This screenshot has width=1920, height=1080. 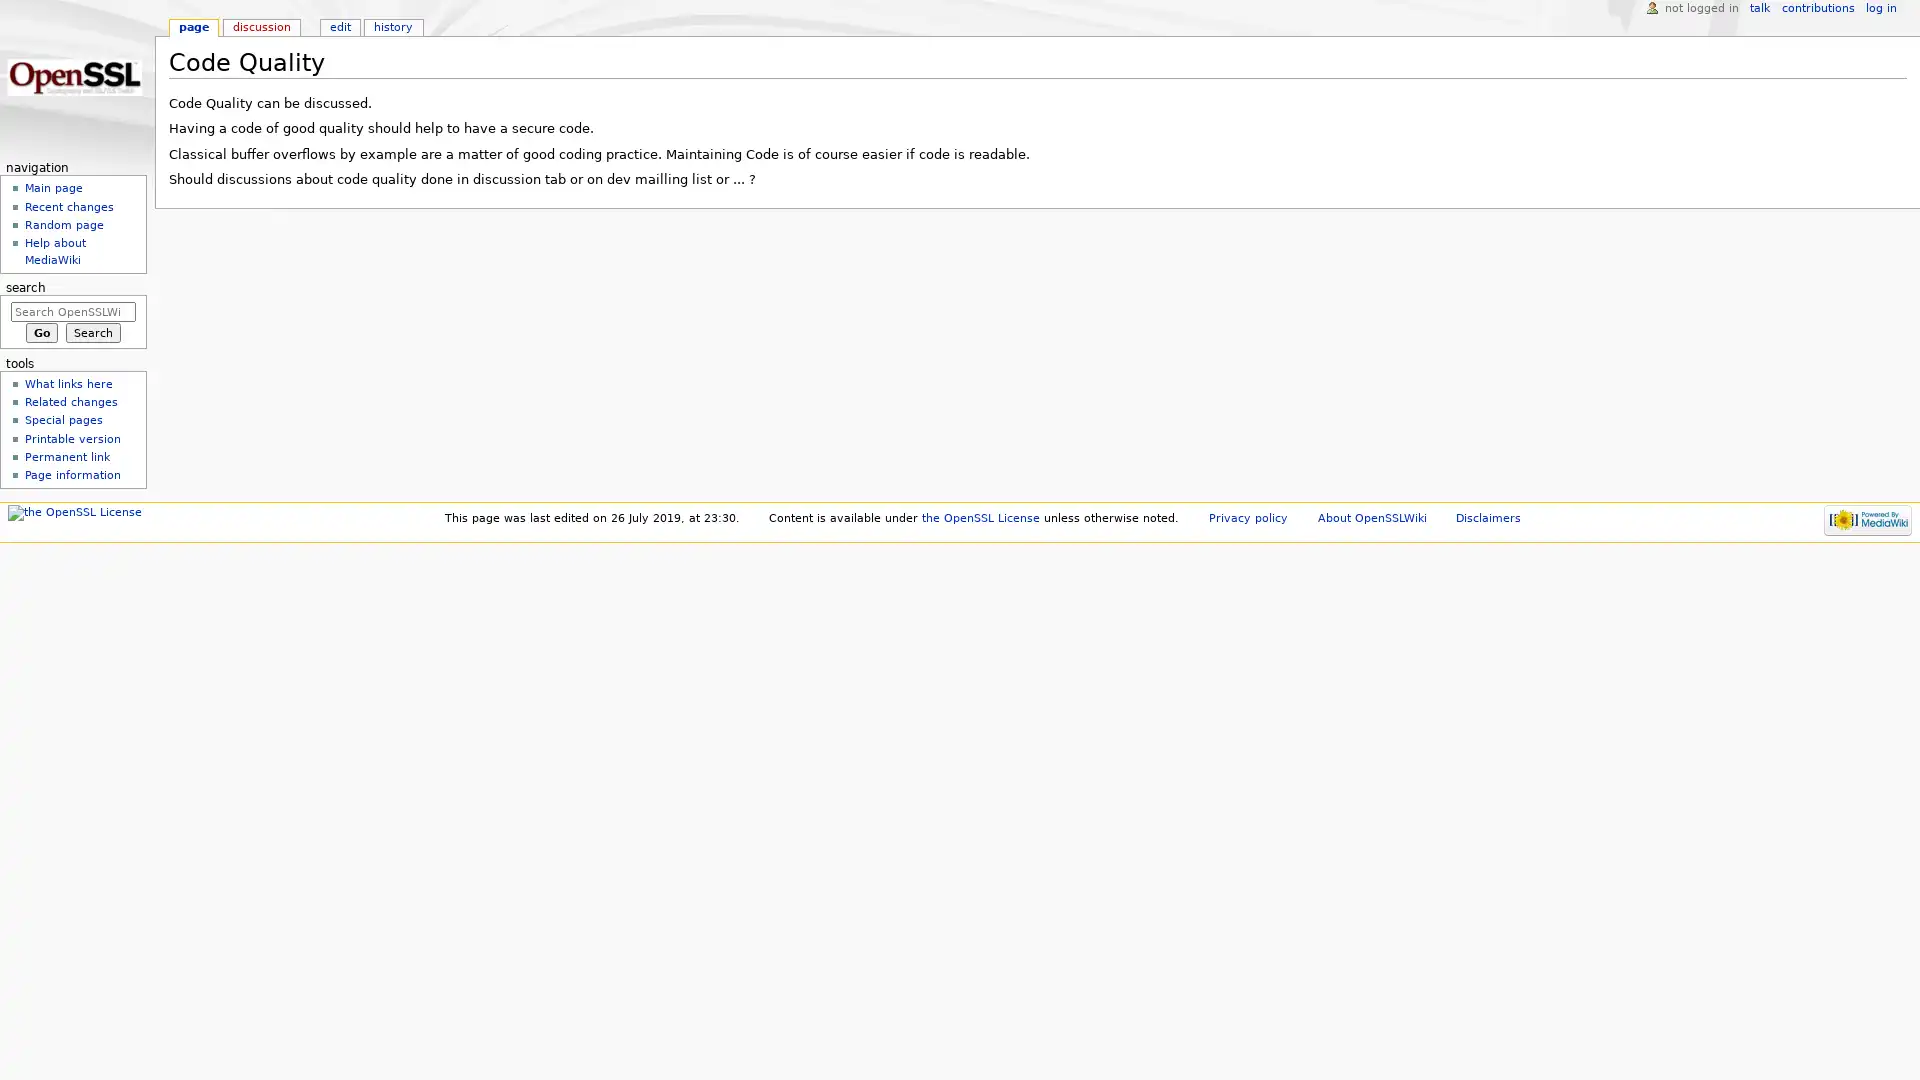 I want to click on Go, so click(x=41, y=331).